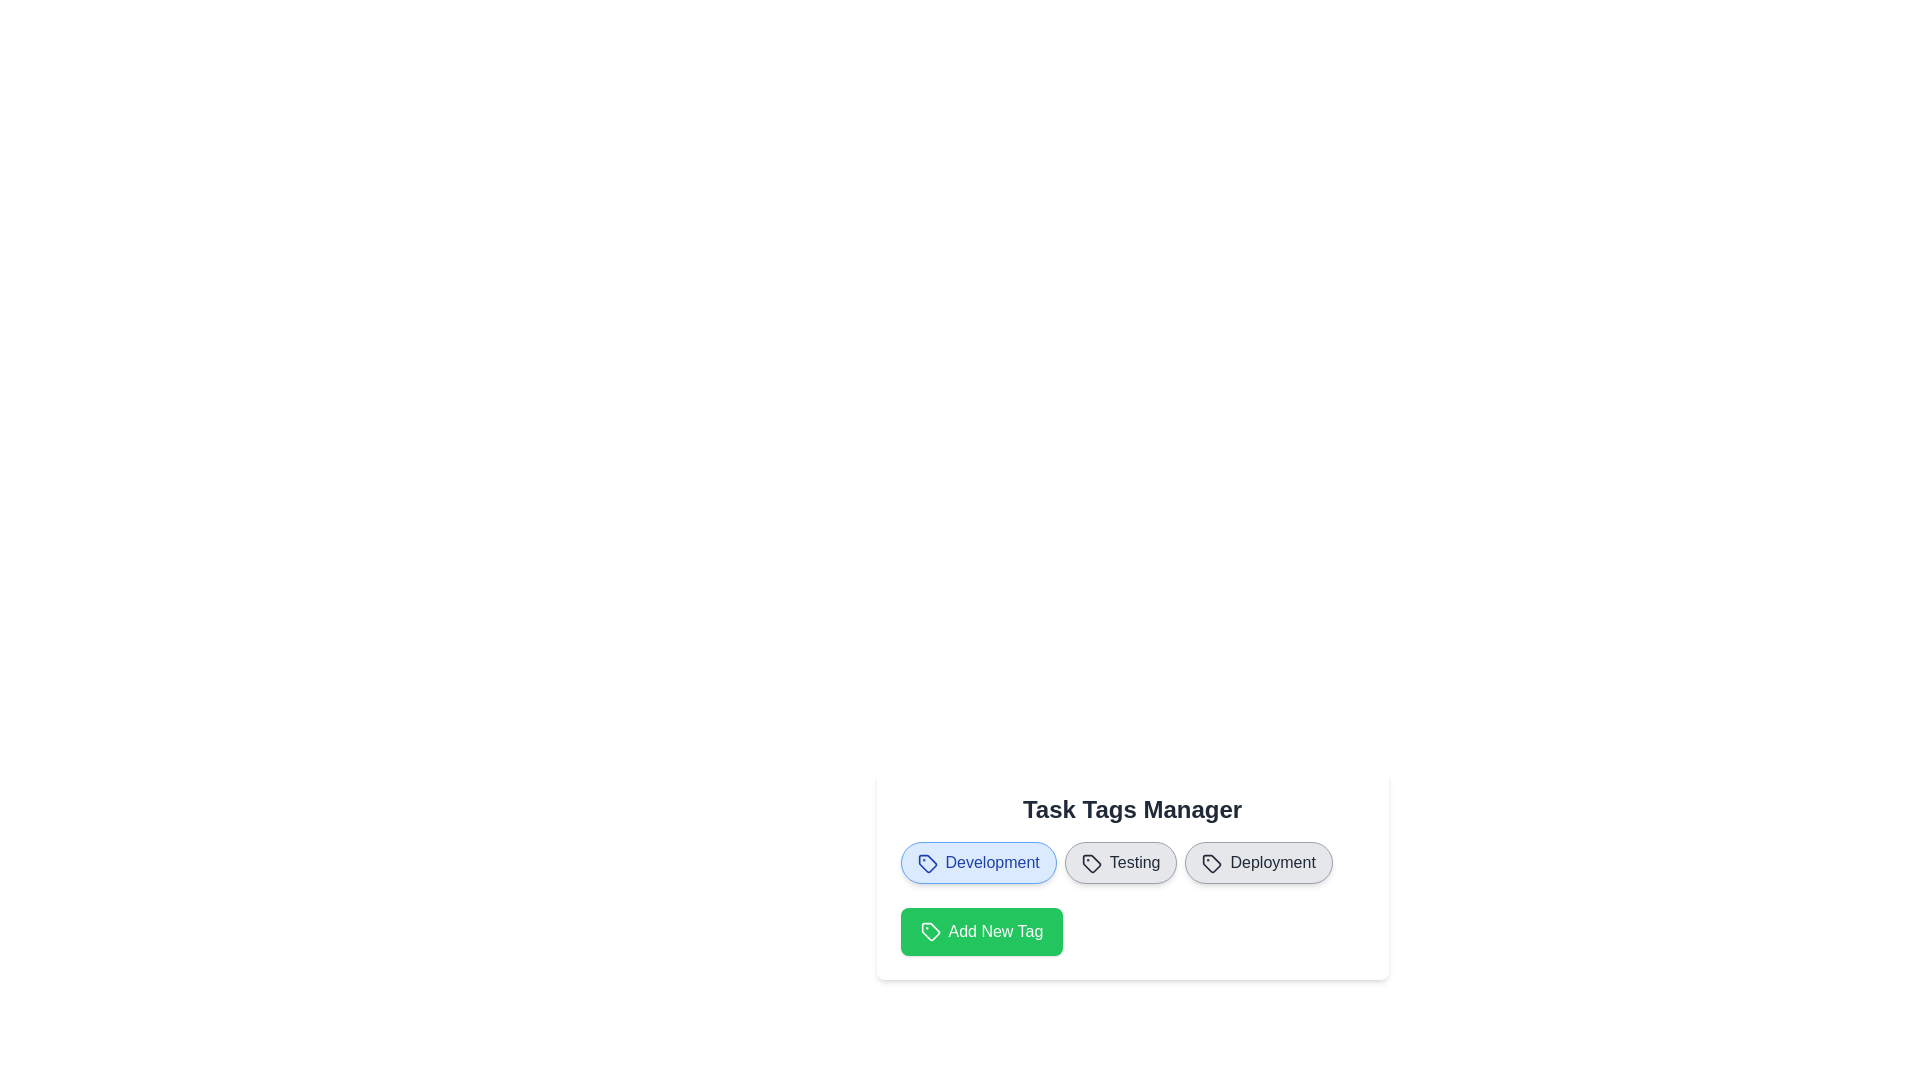 The height and width of the screenshot is (1080, 1920). Describe the element at coordinates (929, 932) in the screenshot. I see `the green button labeled 'Add New Tag' which contains a graphical icon shaped like a tag or label with a hollow circle` at that location.